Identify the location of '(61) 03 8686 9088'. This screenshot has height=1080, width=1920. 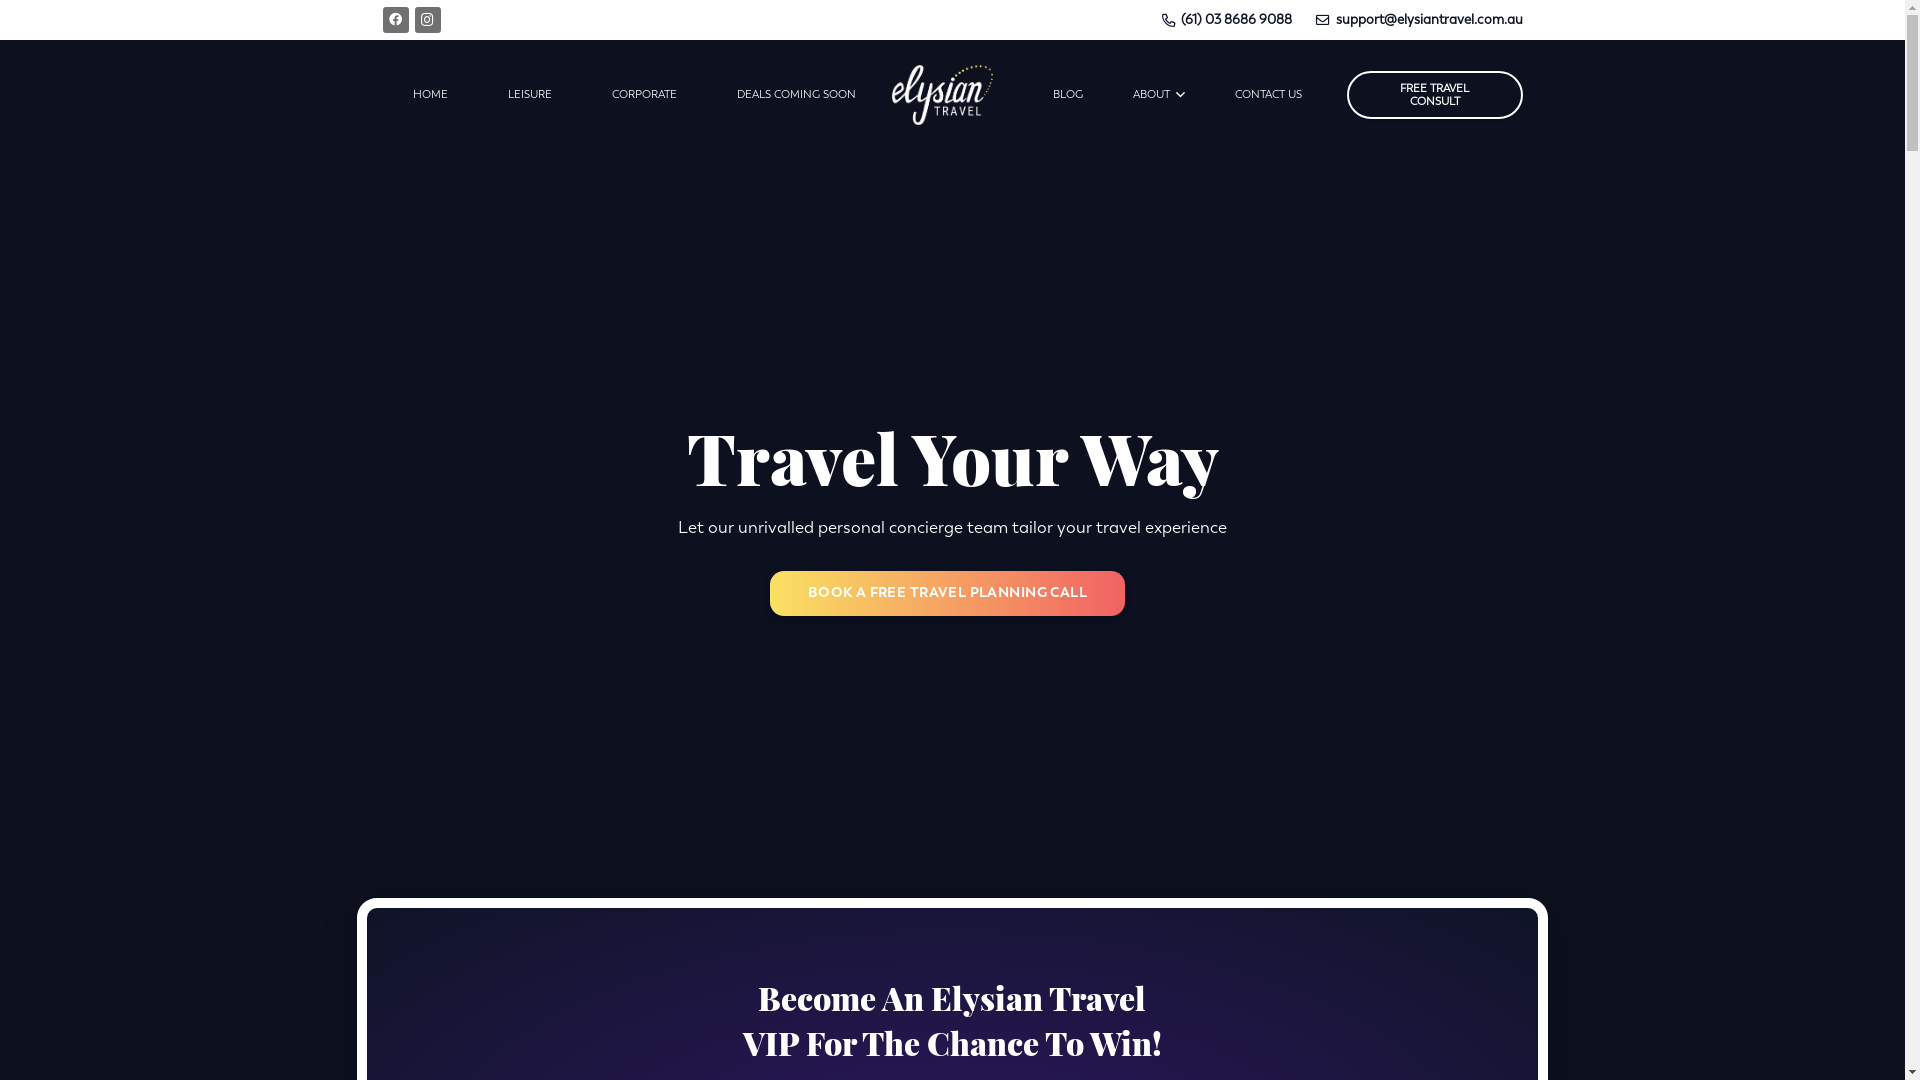
(1226, 19).